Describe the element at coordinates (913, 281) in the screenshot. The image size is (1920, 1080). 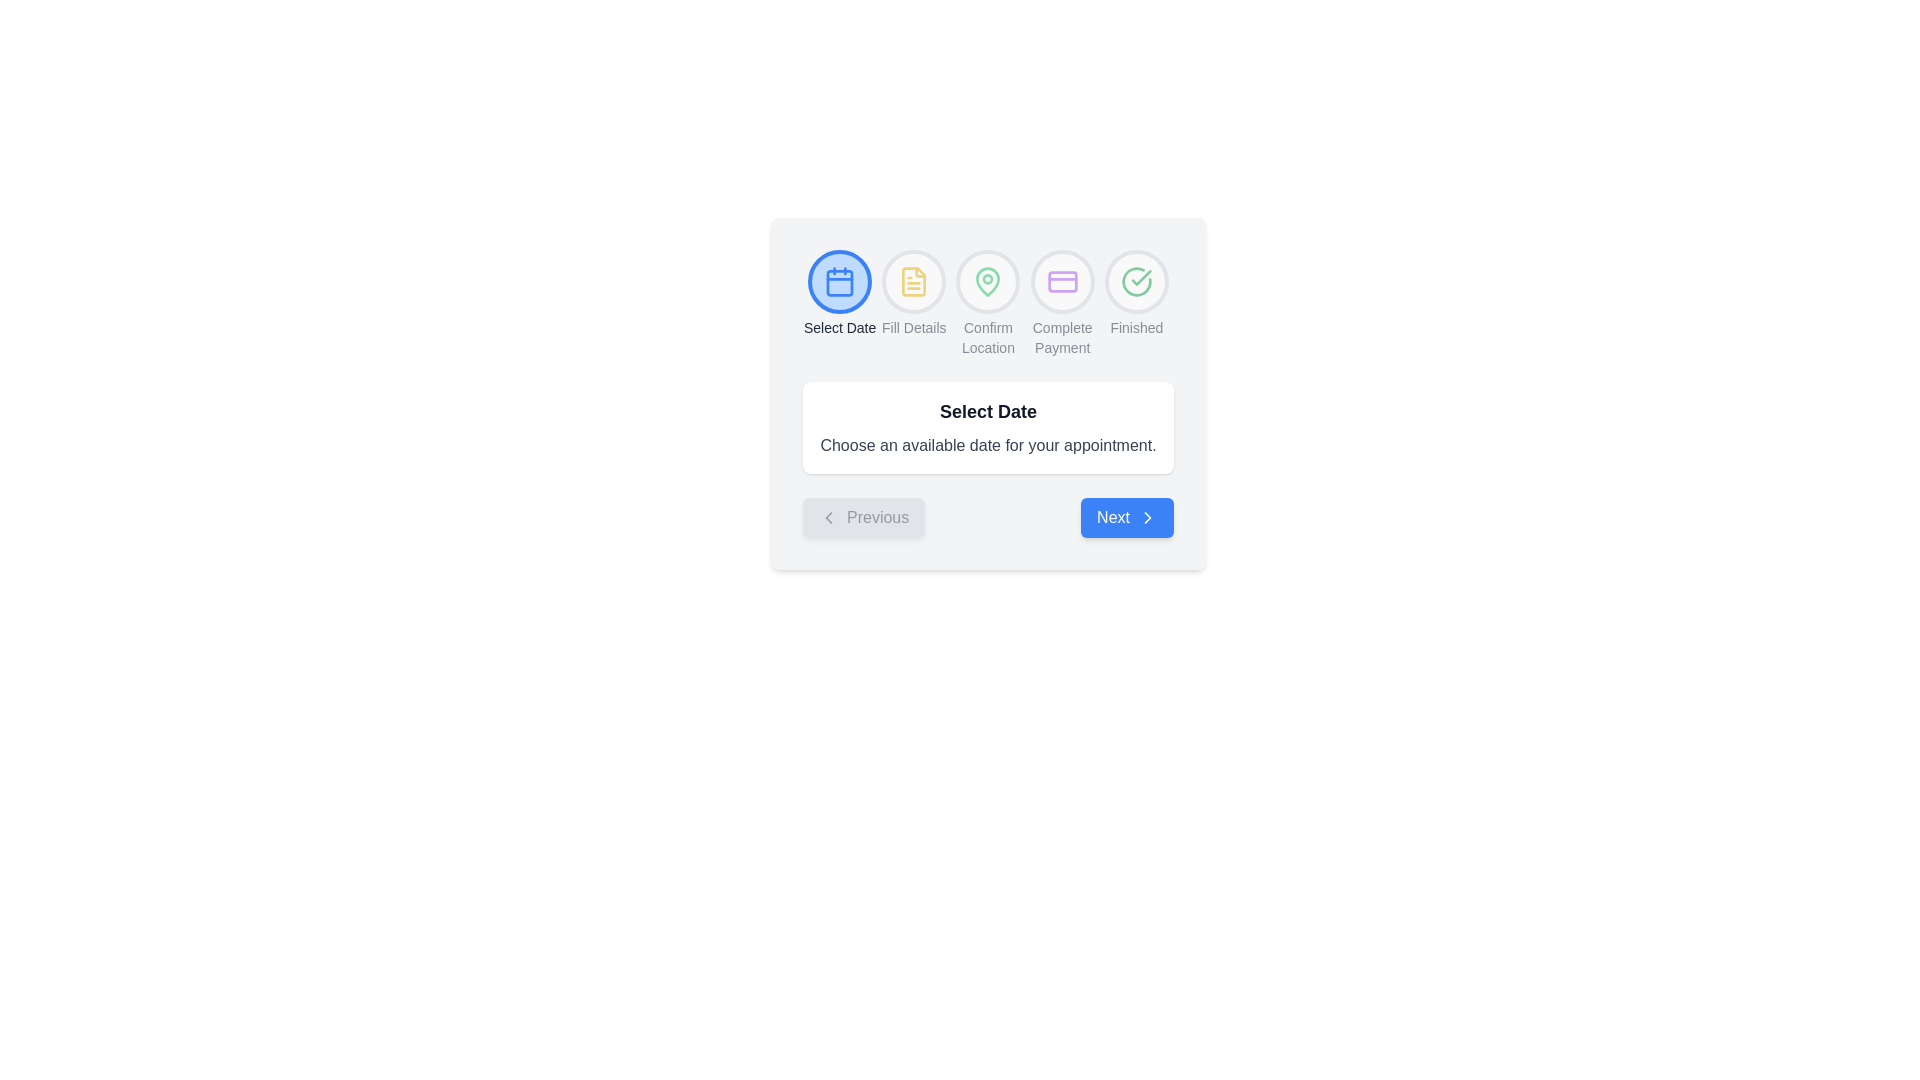
I see `the circular icon with a white background and yellow document icon` at that location.